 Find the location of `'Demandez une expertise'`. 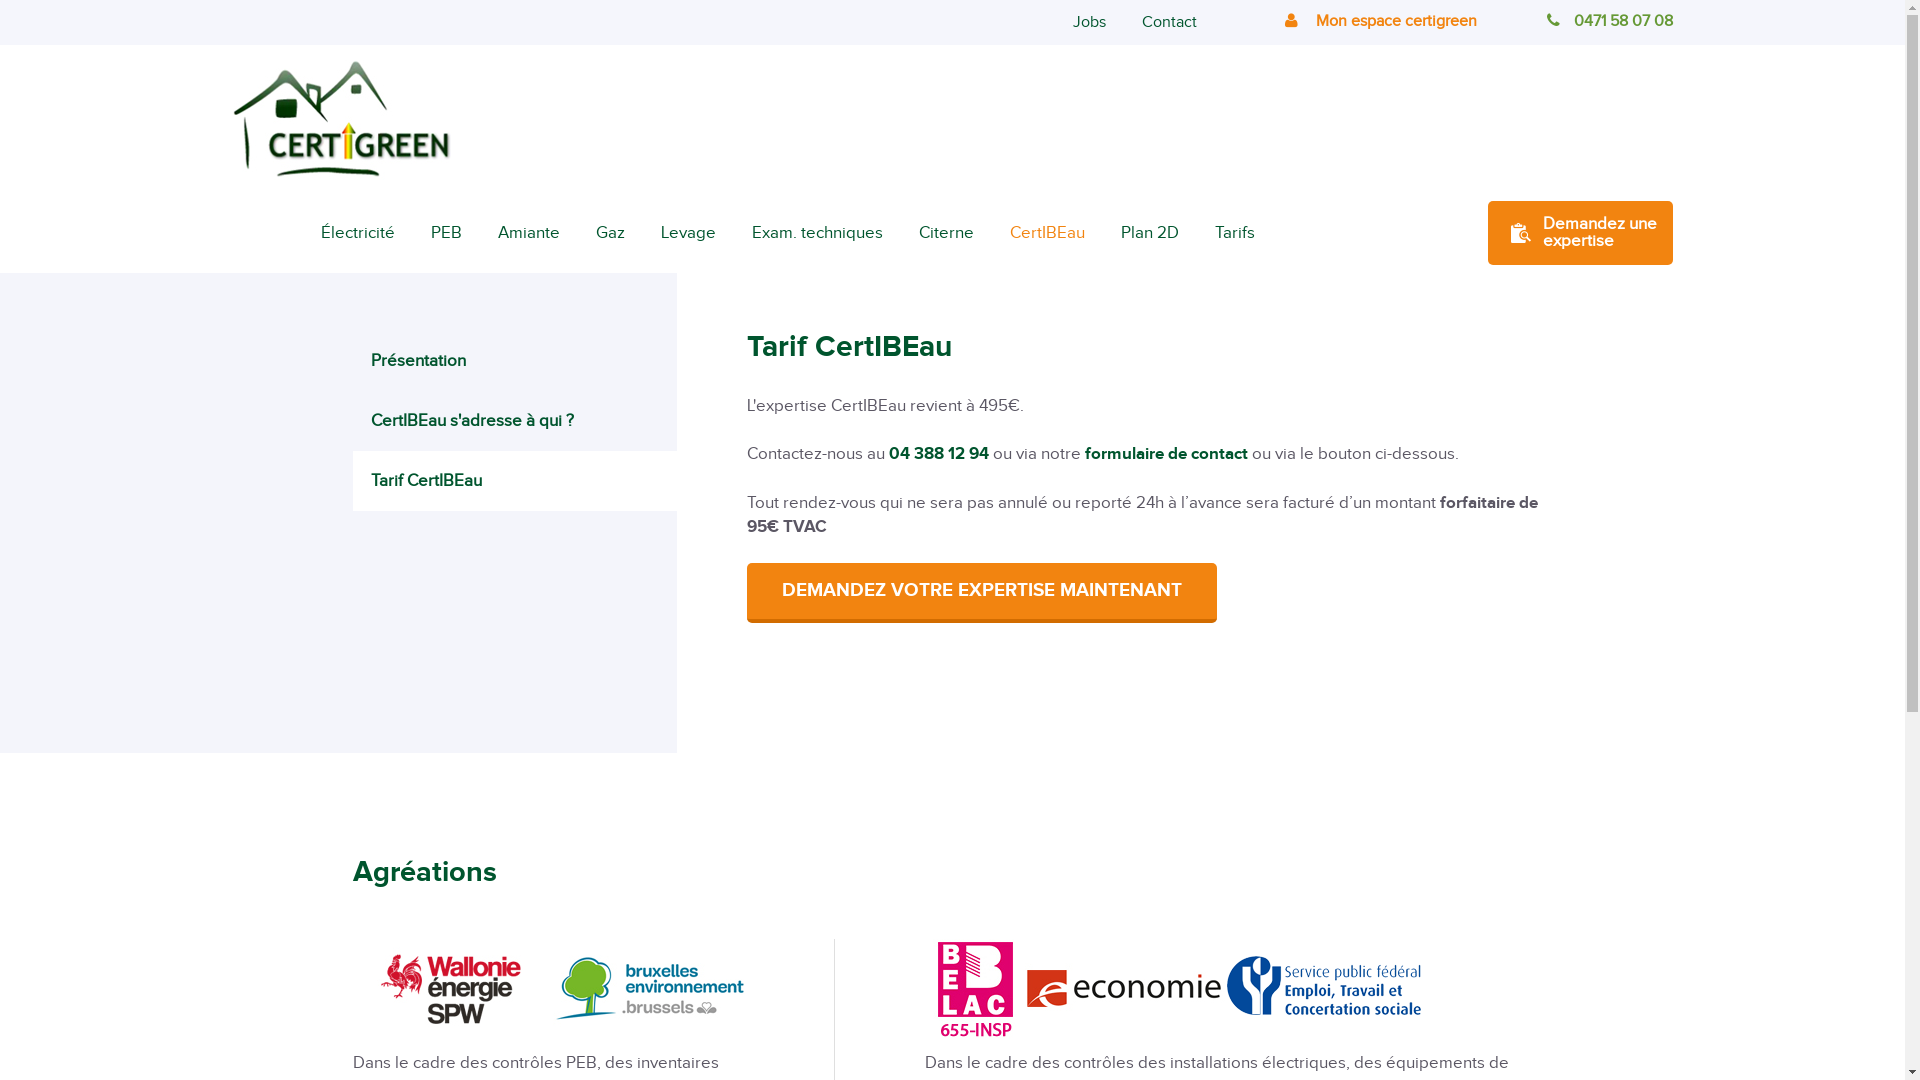

'Demandez une expertise' is located at coordinates (1488, 231).